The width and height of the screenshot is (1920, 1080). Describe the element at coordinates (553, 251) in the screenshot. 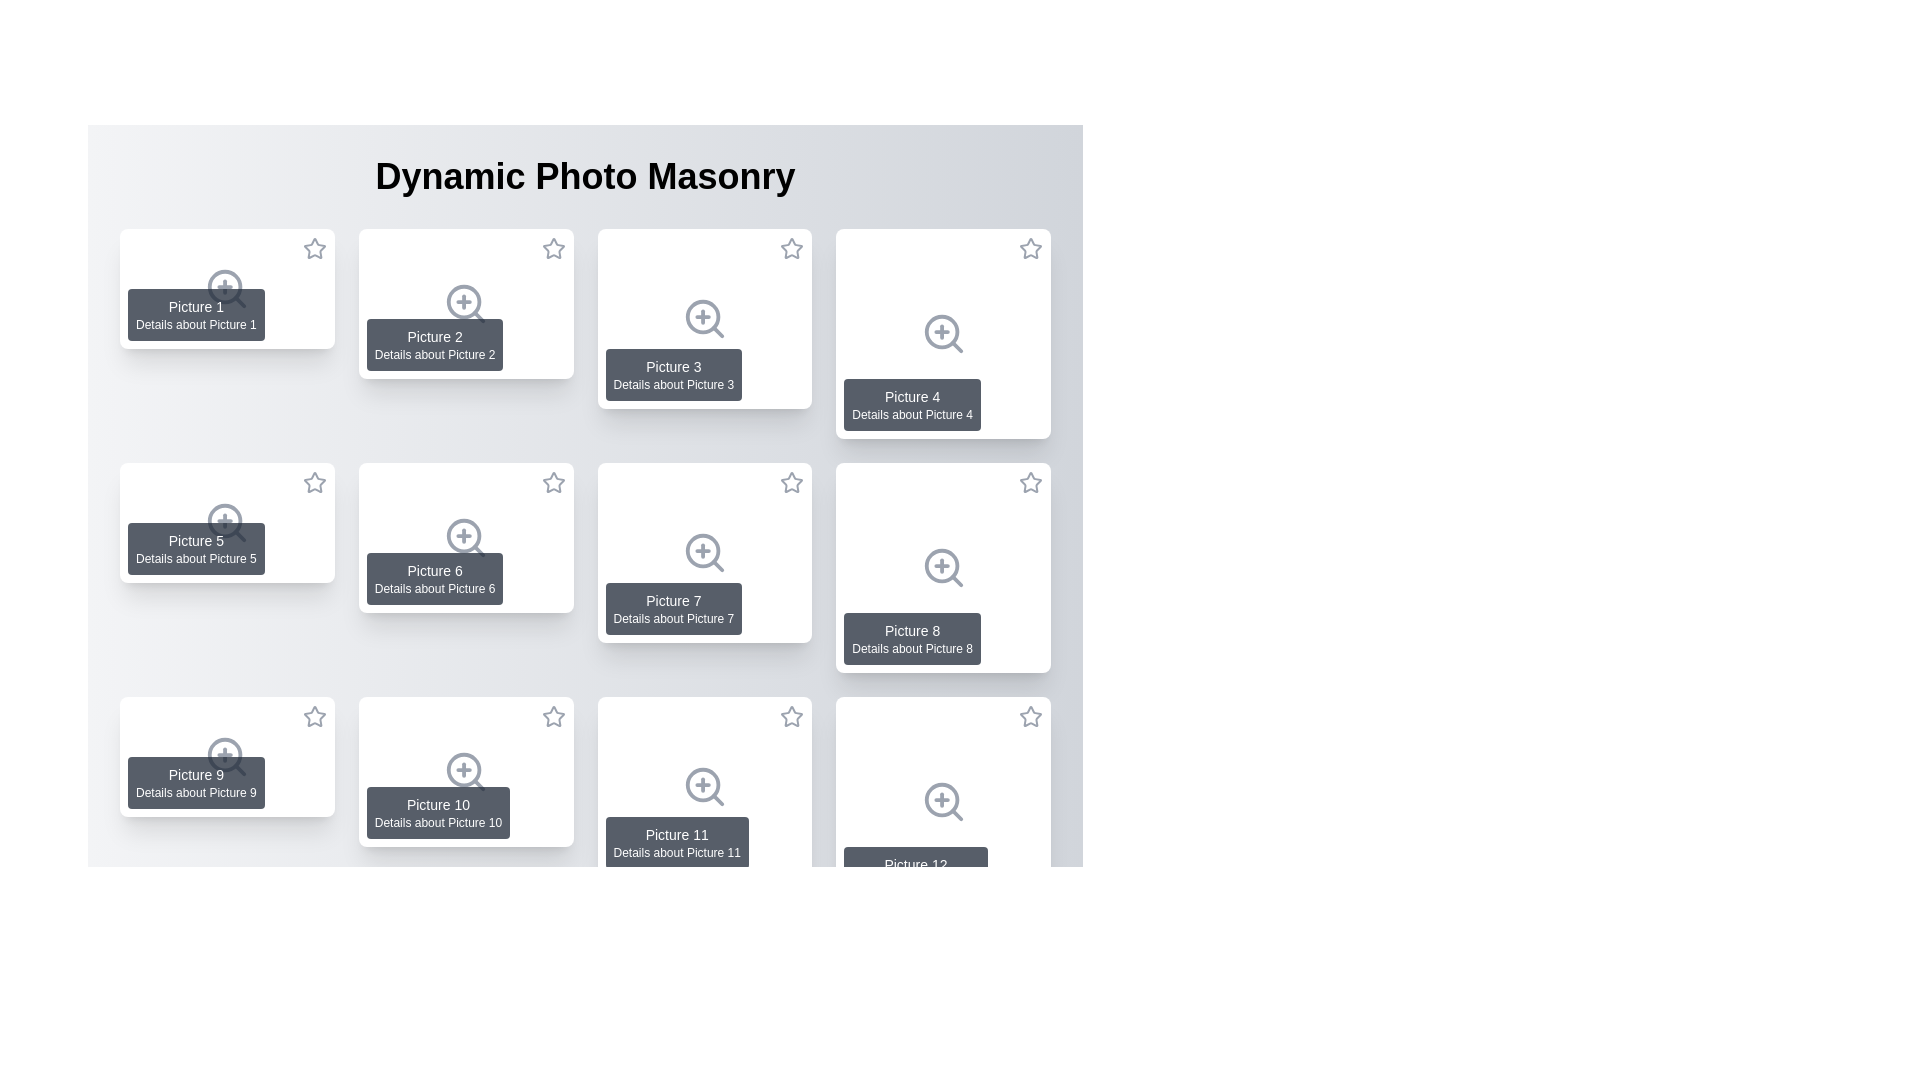

I see `the gray star icon located in the top-right corner of the card labeled 'Picture 2'` at that location.